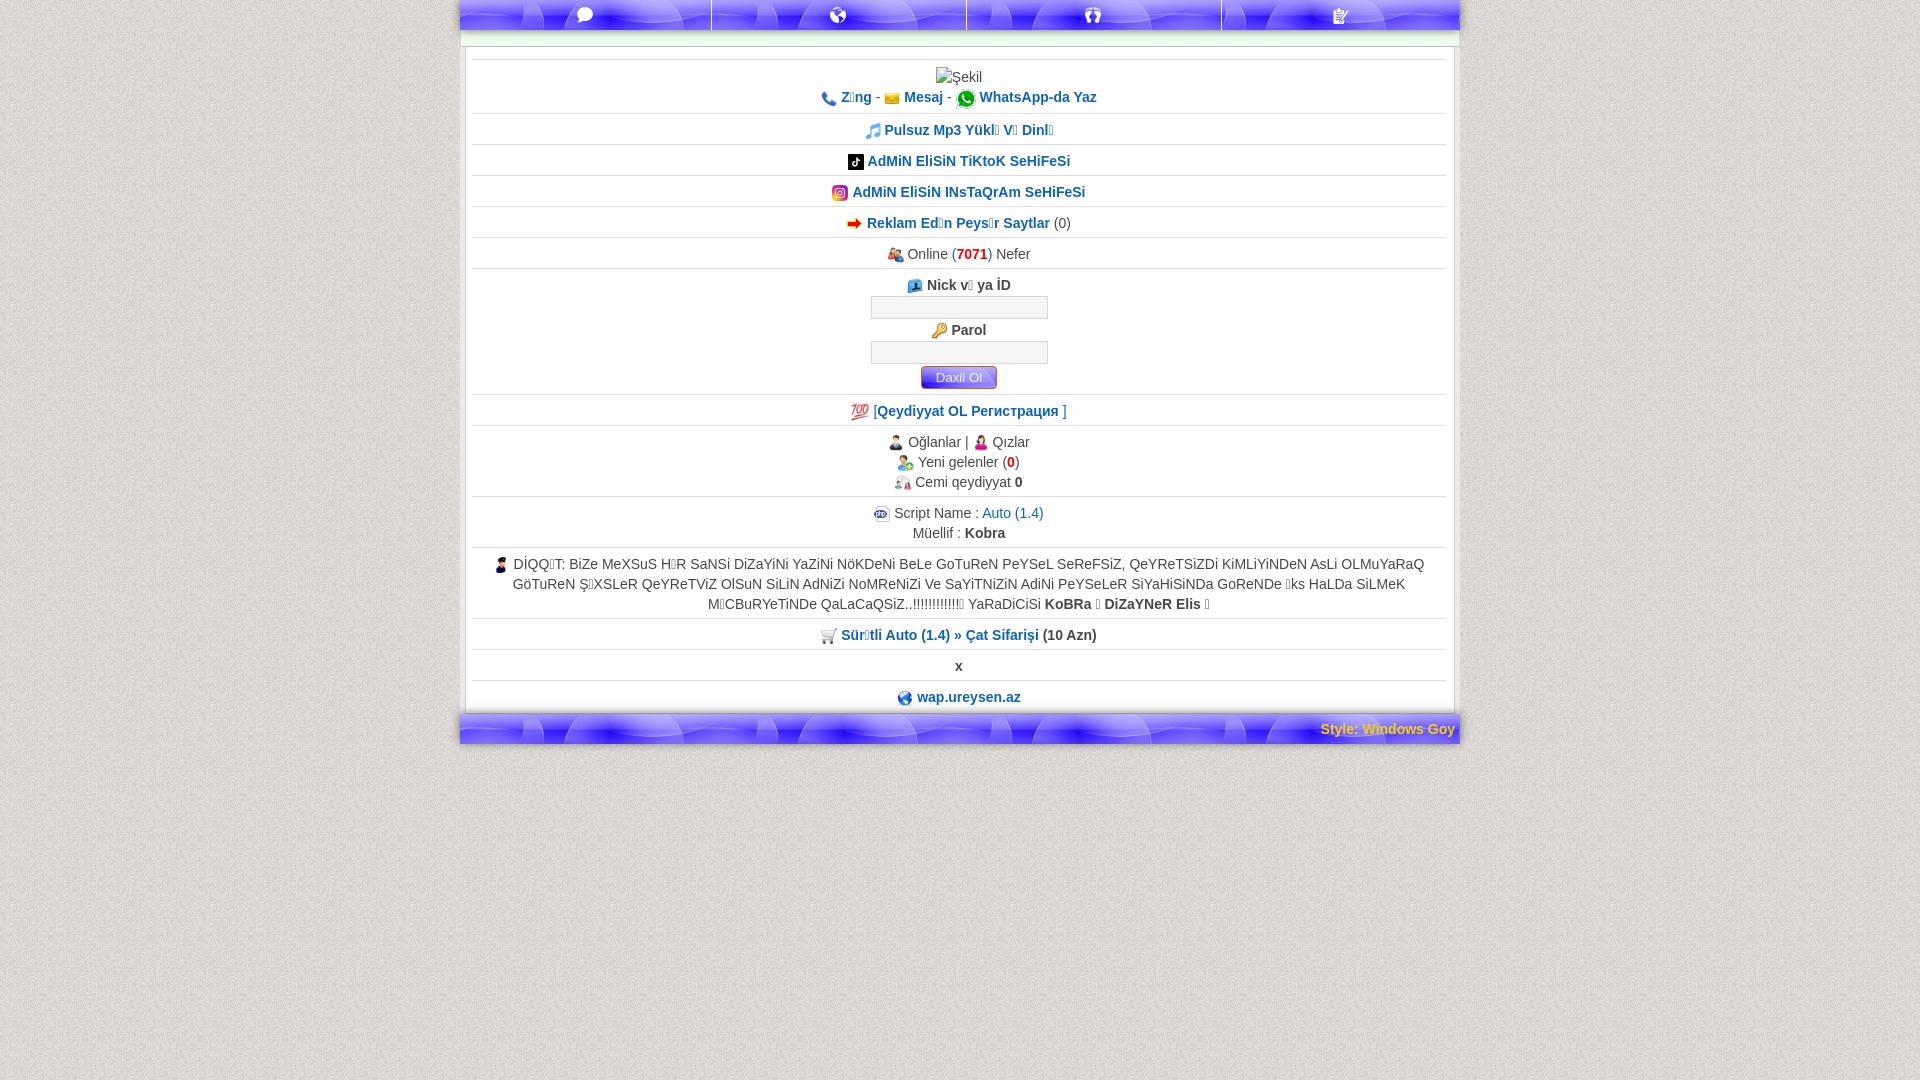  What do you see at coordinates (1320, 729) in the screenshot?
I see `'Style: Windows Goy'` at bounding box center [1320, 729].